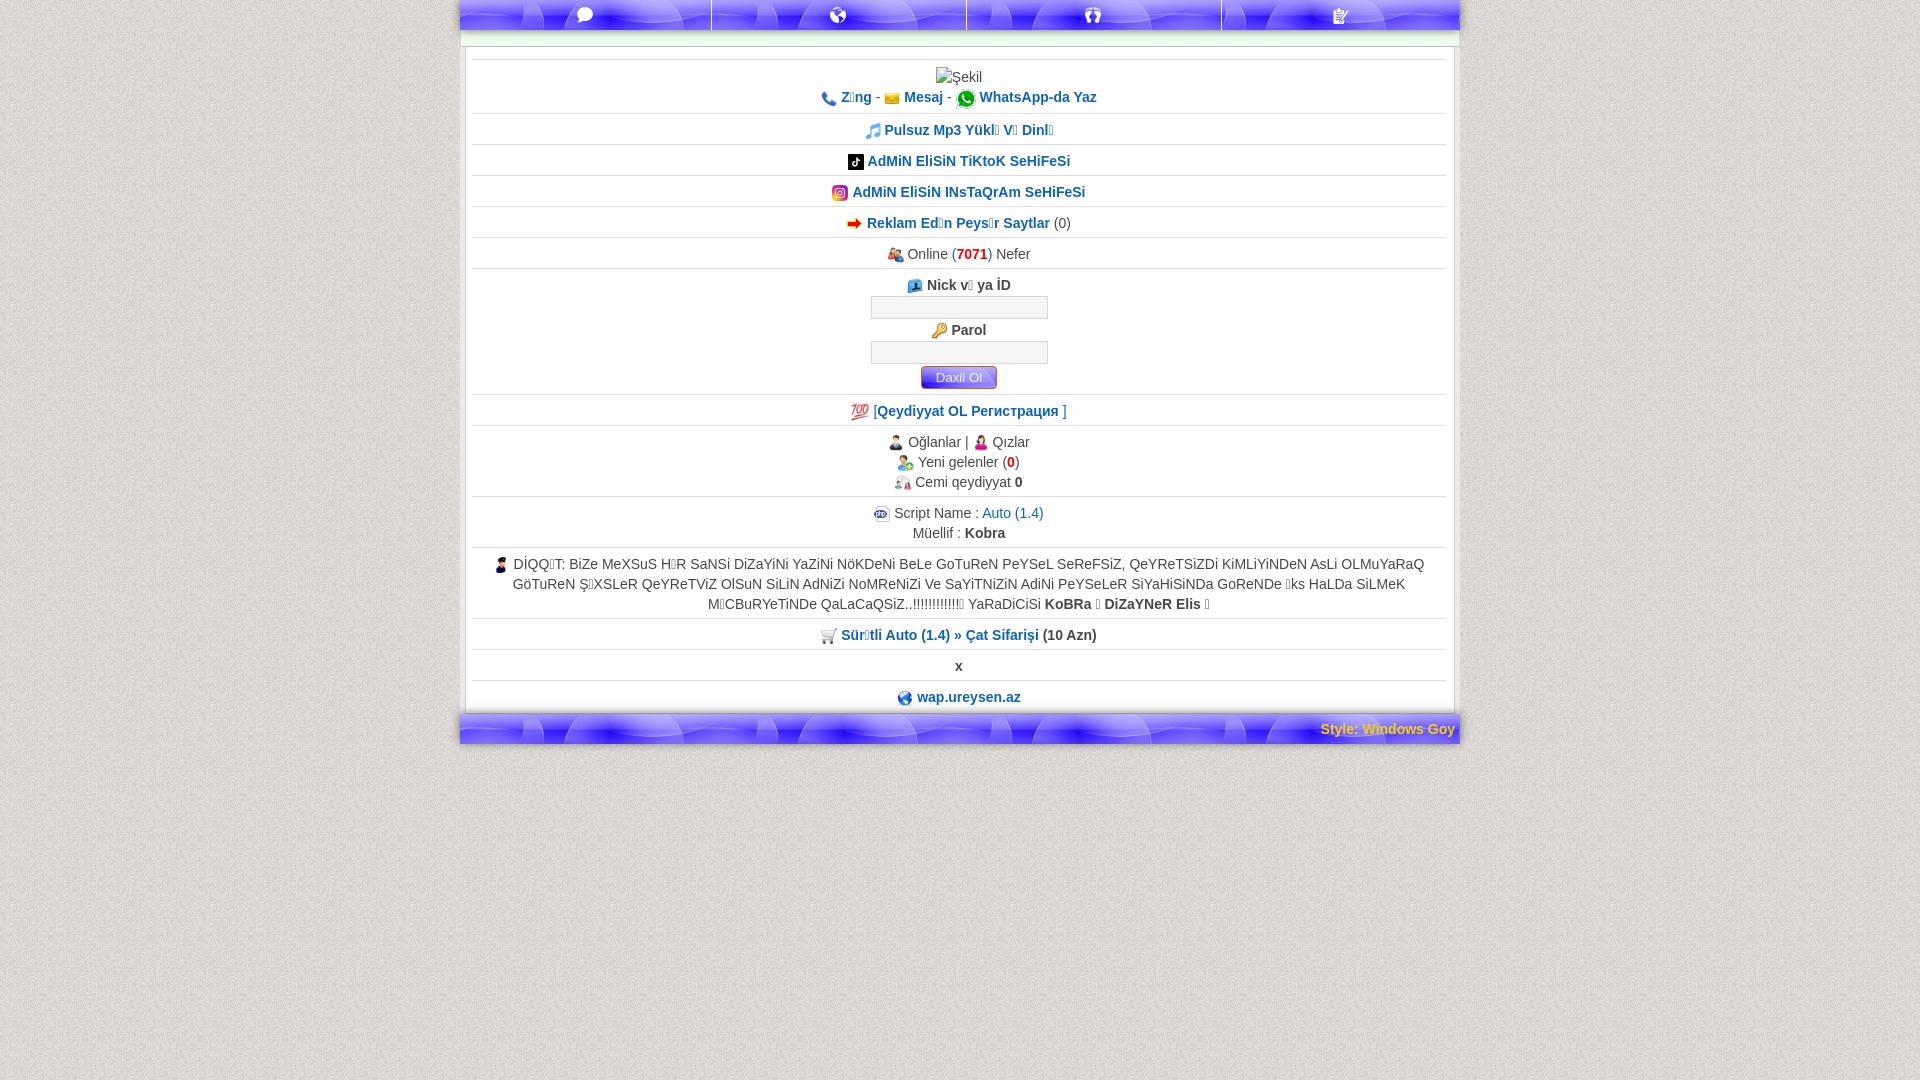  What do you see at coordinates (1320, 729) in the screenshot?
I see `'Style: Windows Goy'` at bounding box center [1320, 729].